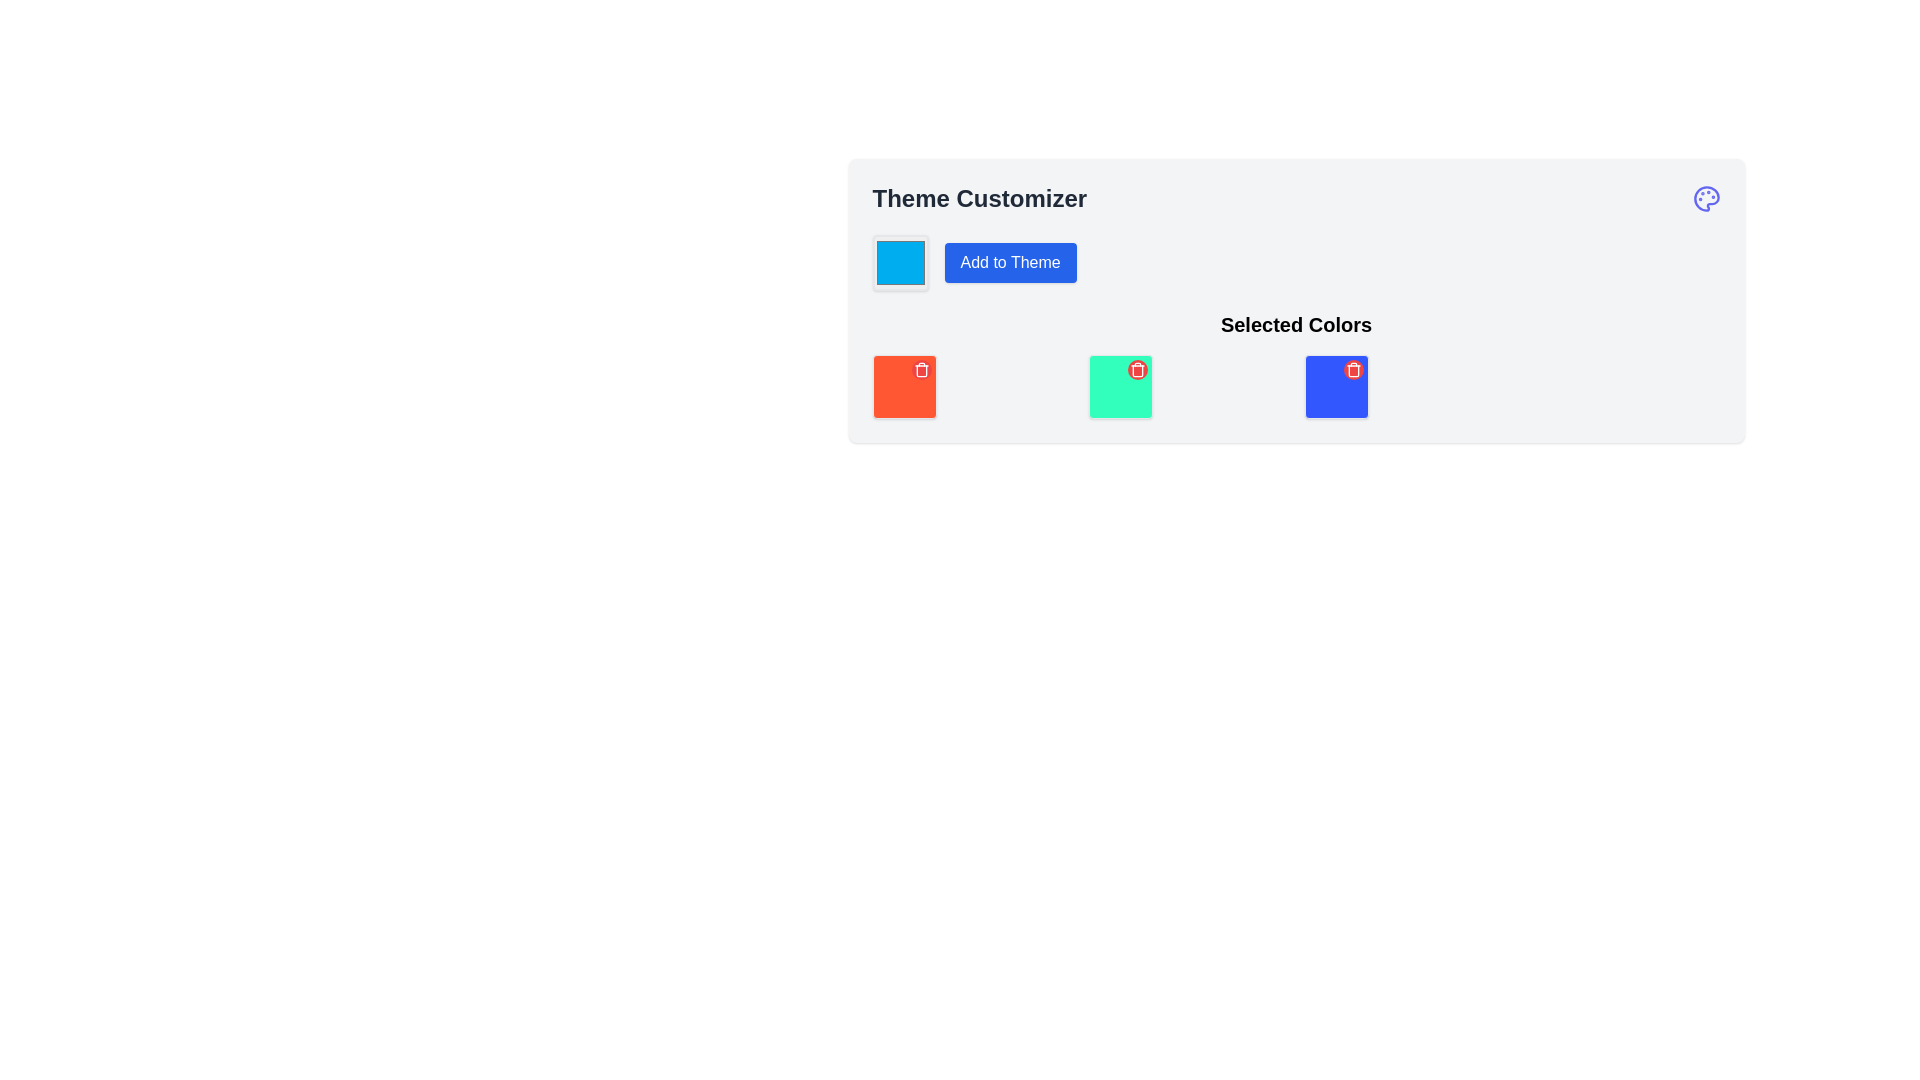 The width and height of the screenshot is (1920, 1080). I want to click on the palette icon located in the top-right corner of the 'Theme Customizer' panel, so click(1704, 199).